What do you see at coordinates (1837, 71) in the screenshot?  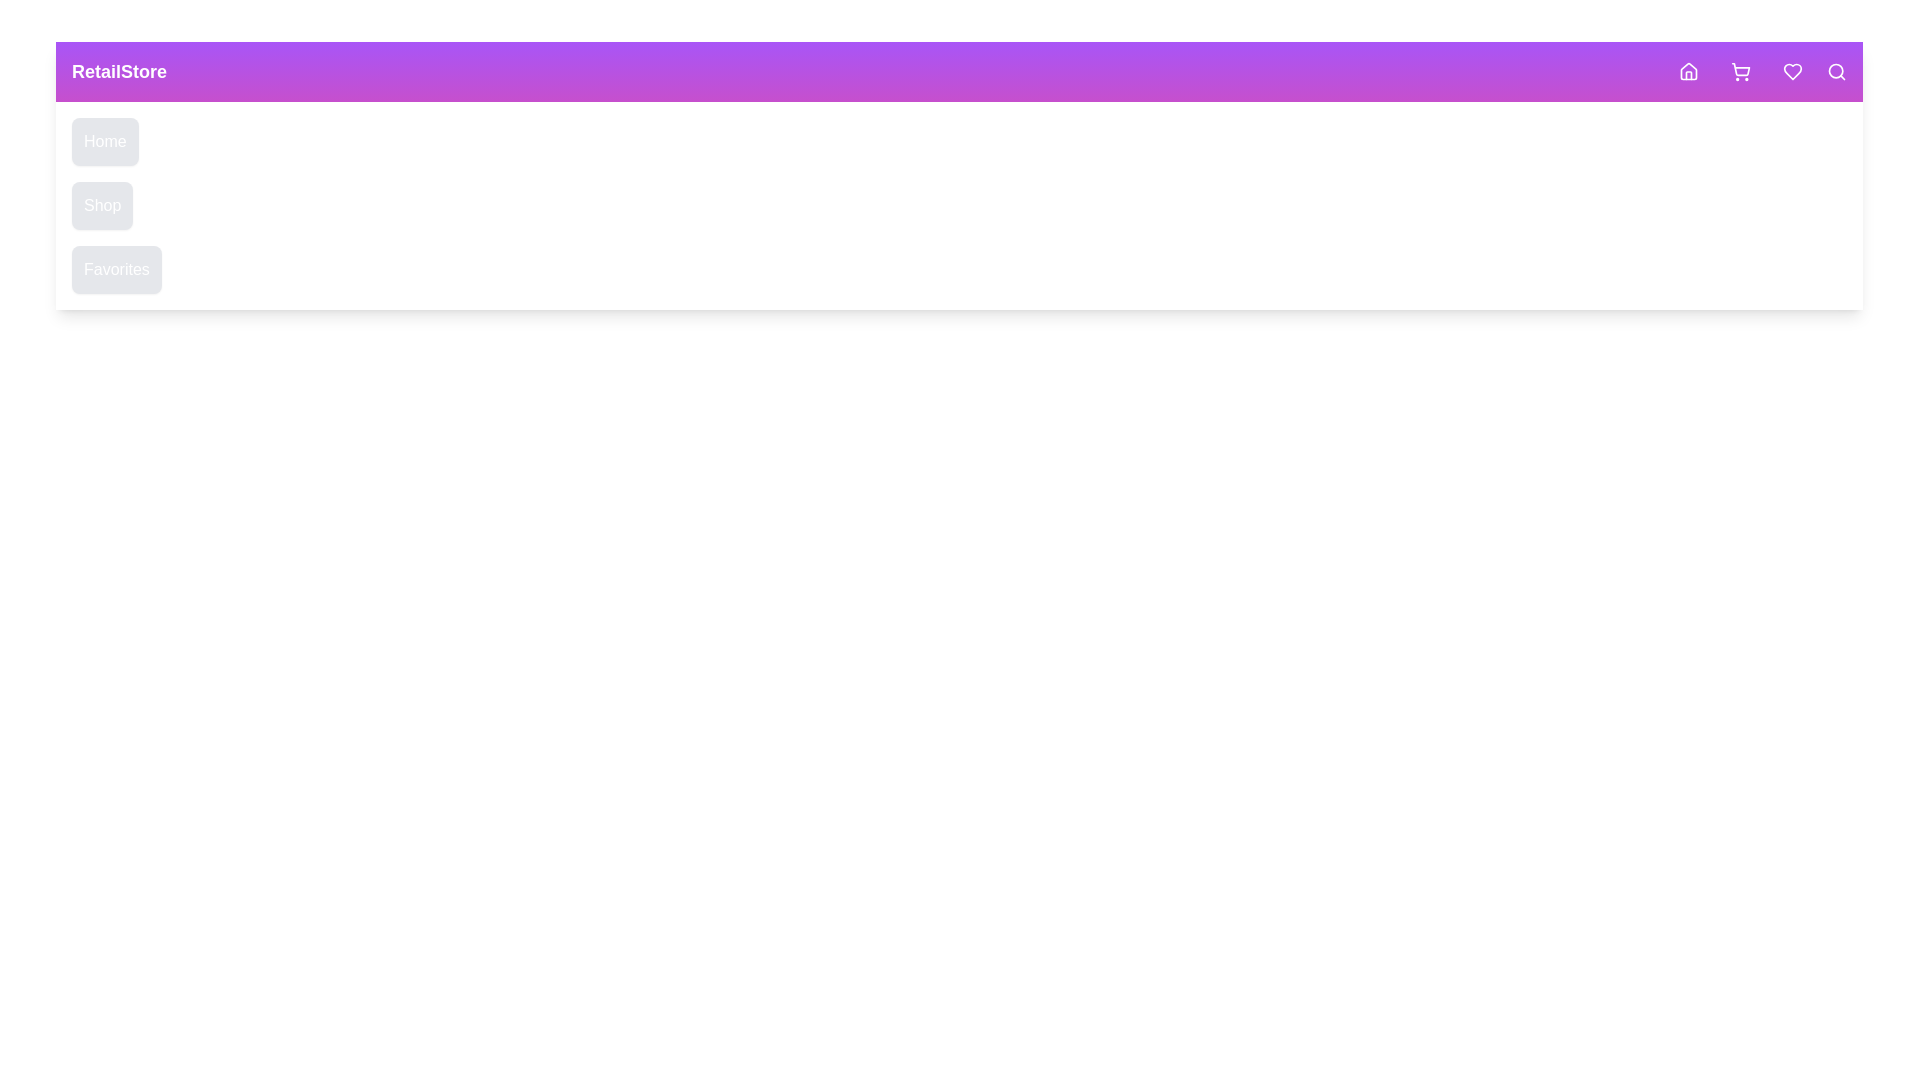 I see `the search icon in the header` at bounding box center [1837, 71].